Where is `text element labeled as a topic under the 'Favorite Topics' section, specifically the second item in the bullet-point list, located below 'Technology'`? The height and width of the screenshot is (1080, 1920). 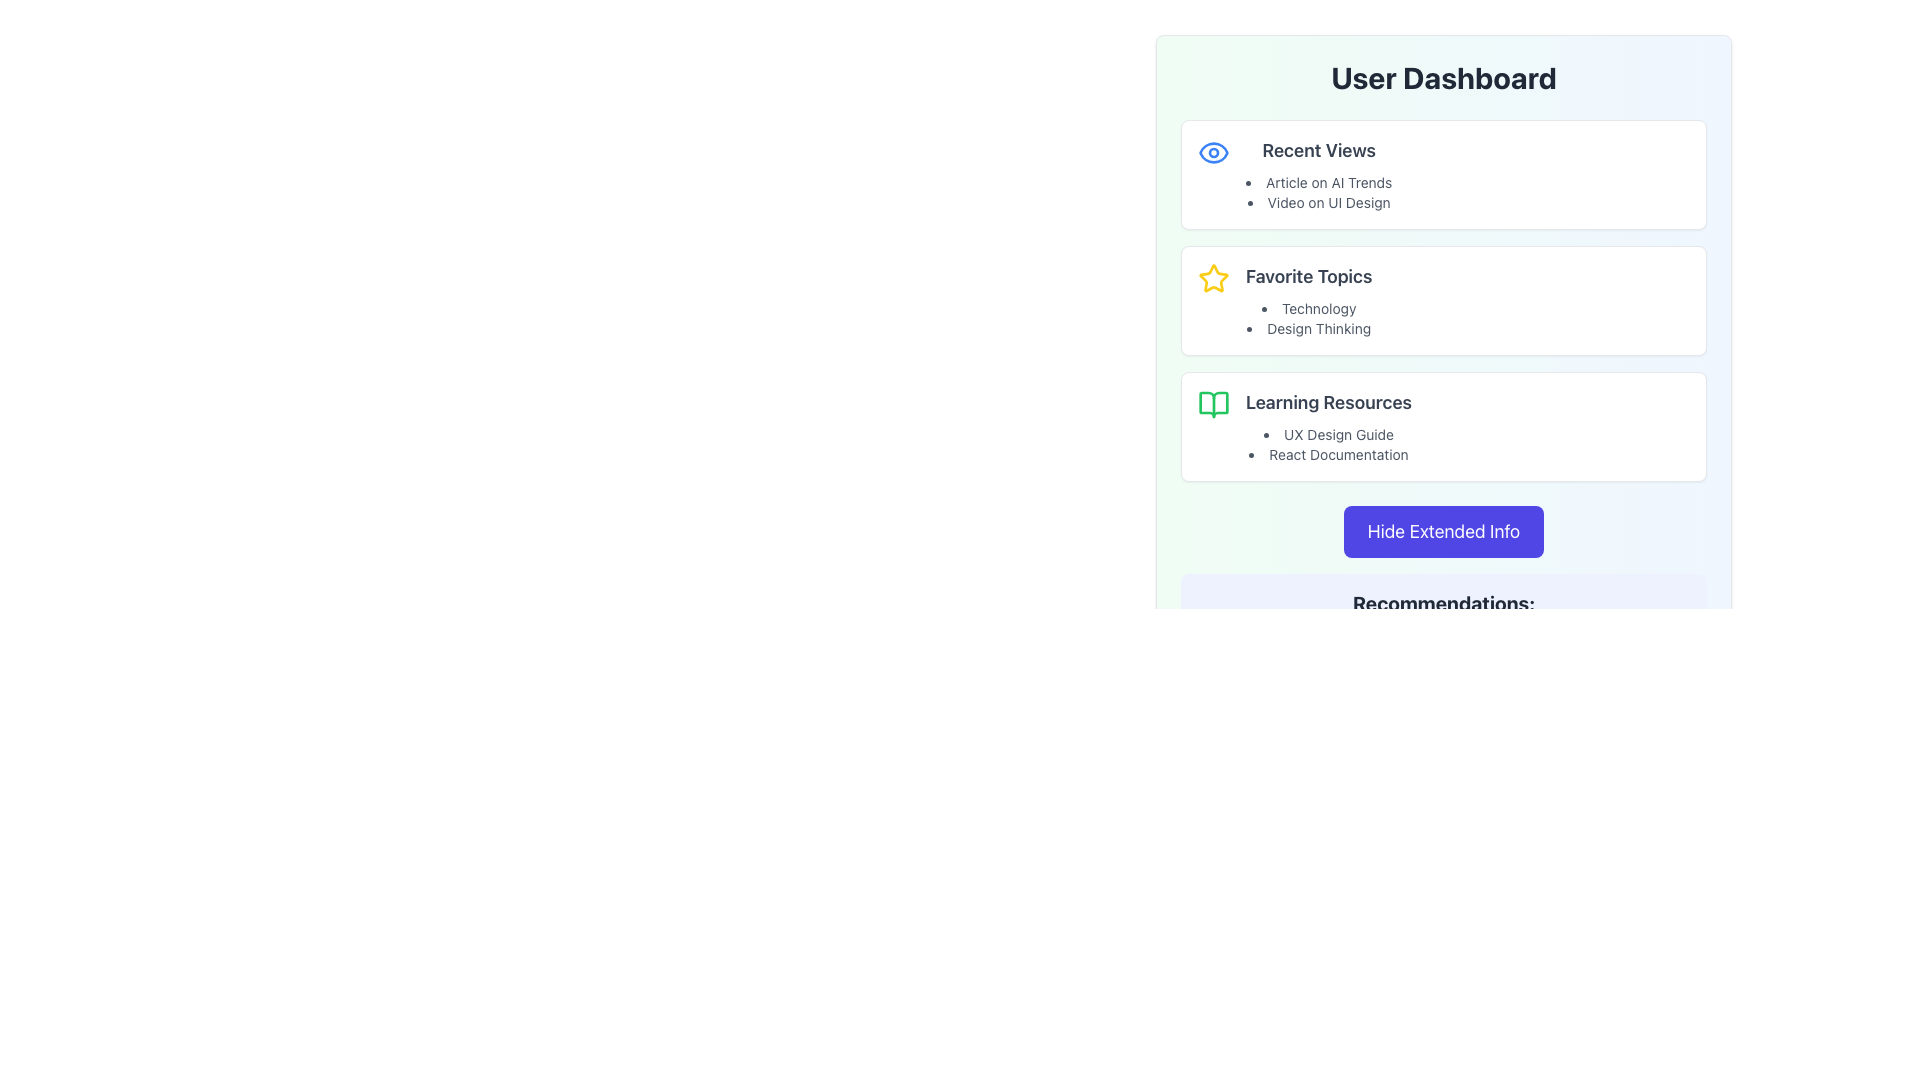
text element labeled as a topic under the 'Favorite Topics' section, specifically the second item in the bullet-point list, located below 'Technology' is located at coordinates (1309, 327).